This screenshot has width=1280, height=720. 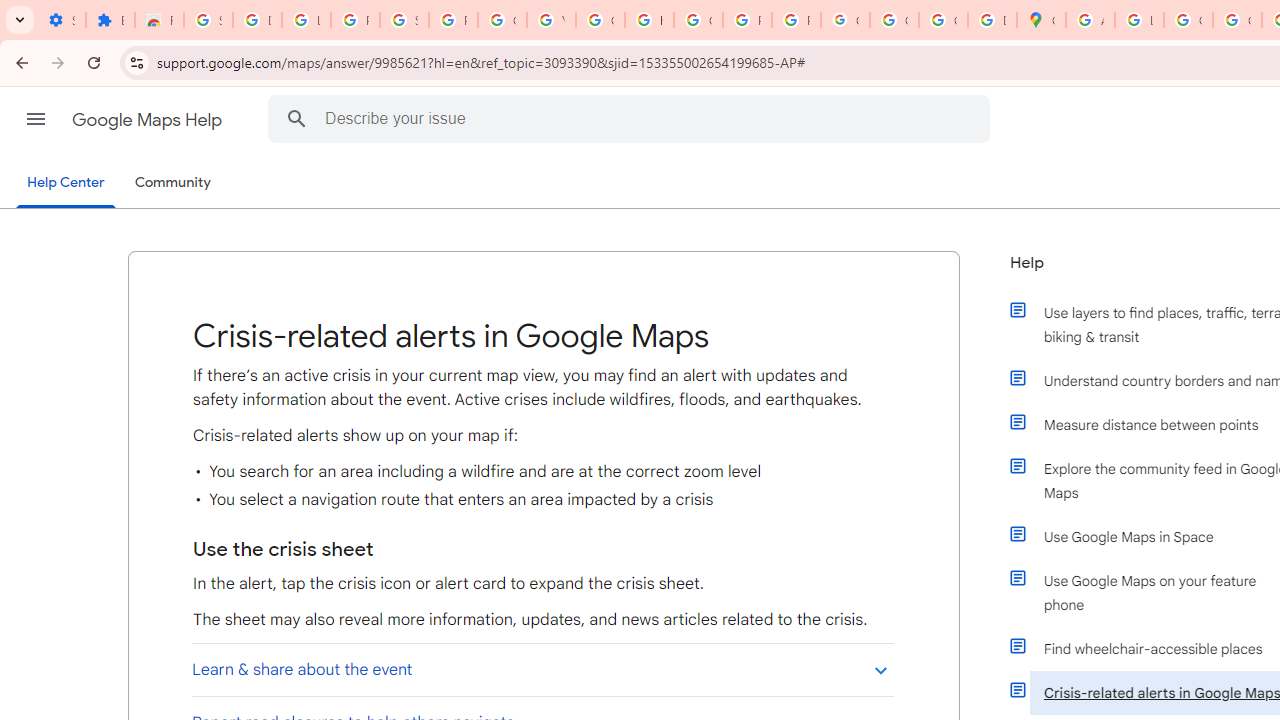 I want to click on 'Reviews: Helix Fruit Jump Arcade Game', so click(x=158, y=20).